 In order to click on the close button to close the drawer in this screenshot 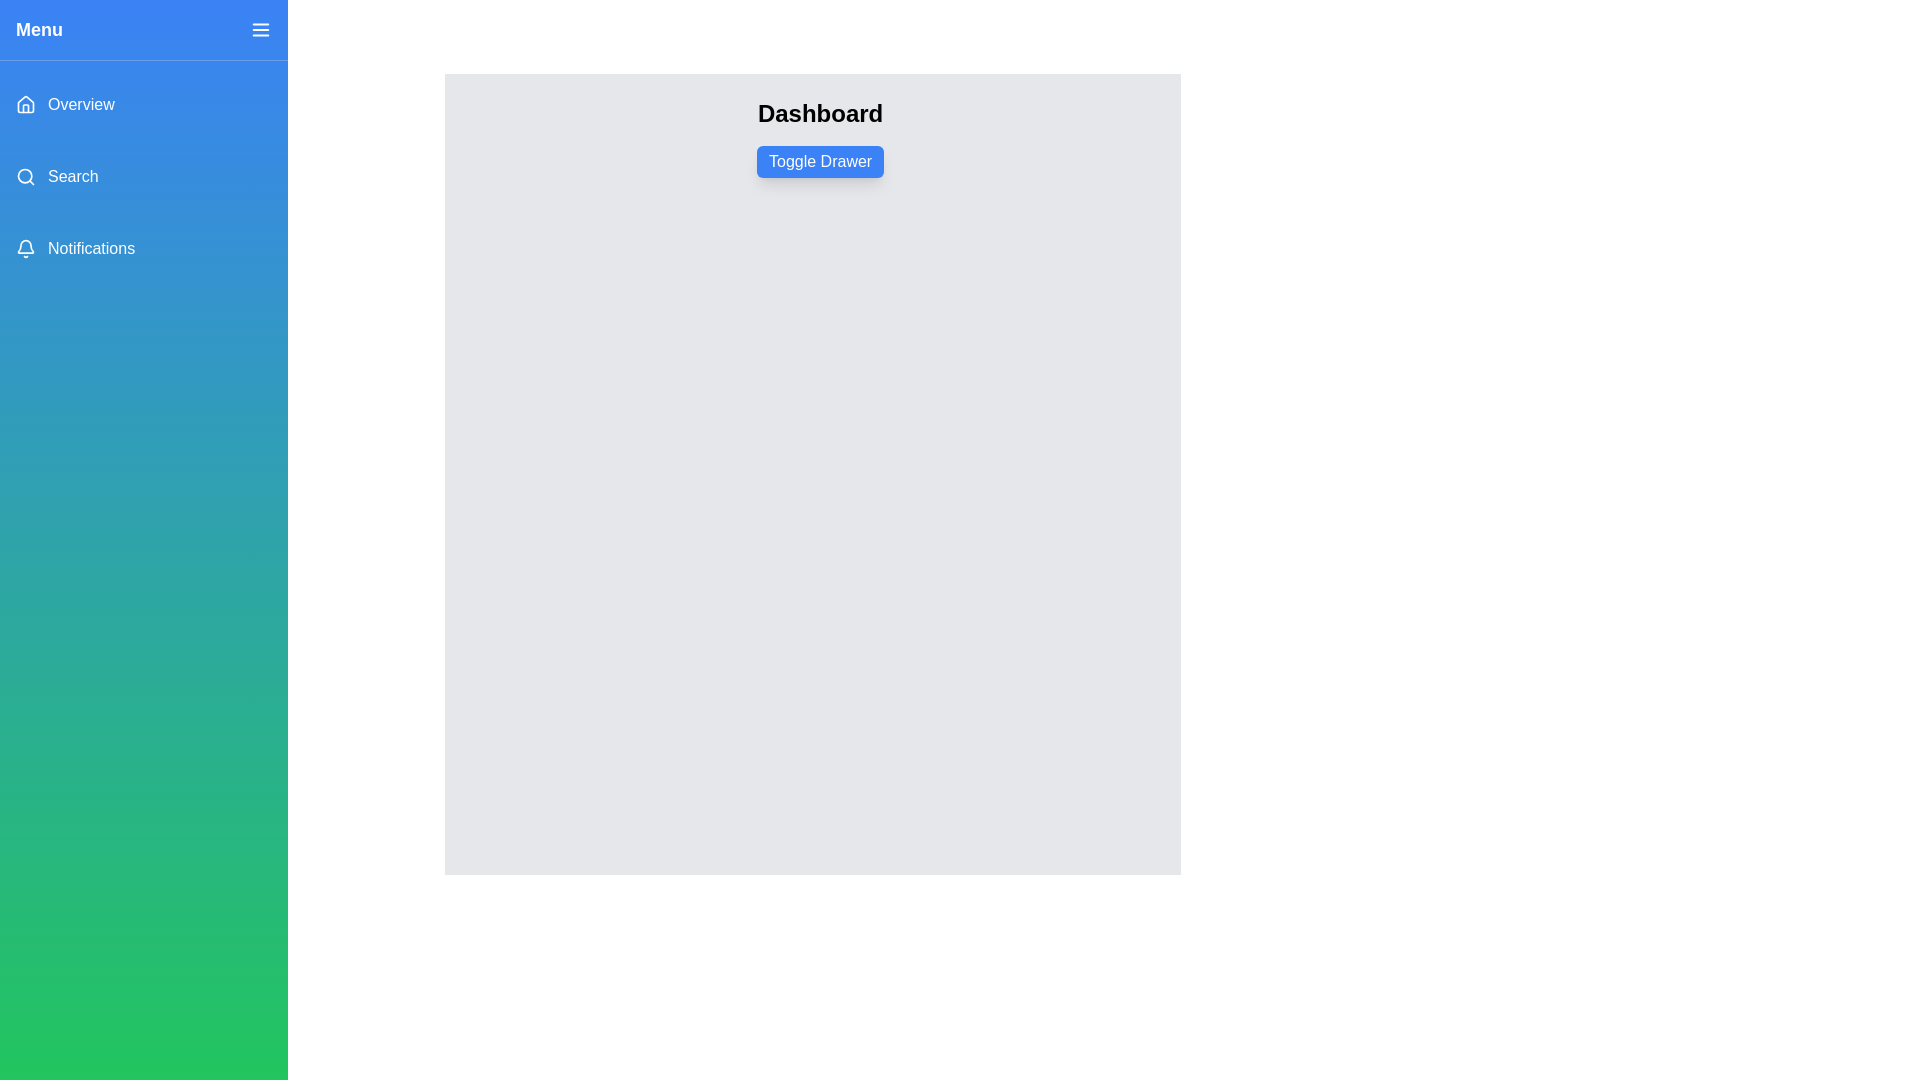, I will do `click(259, 30)`.